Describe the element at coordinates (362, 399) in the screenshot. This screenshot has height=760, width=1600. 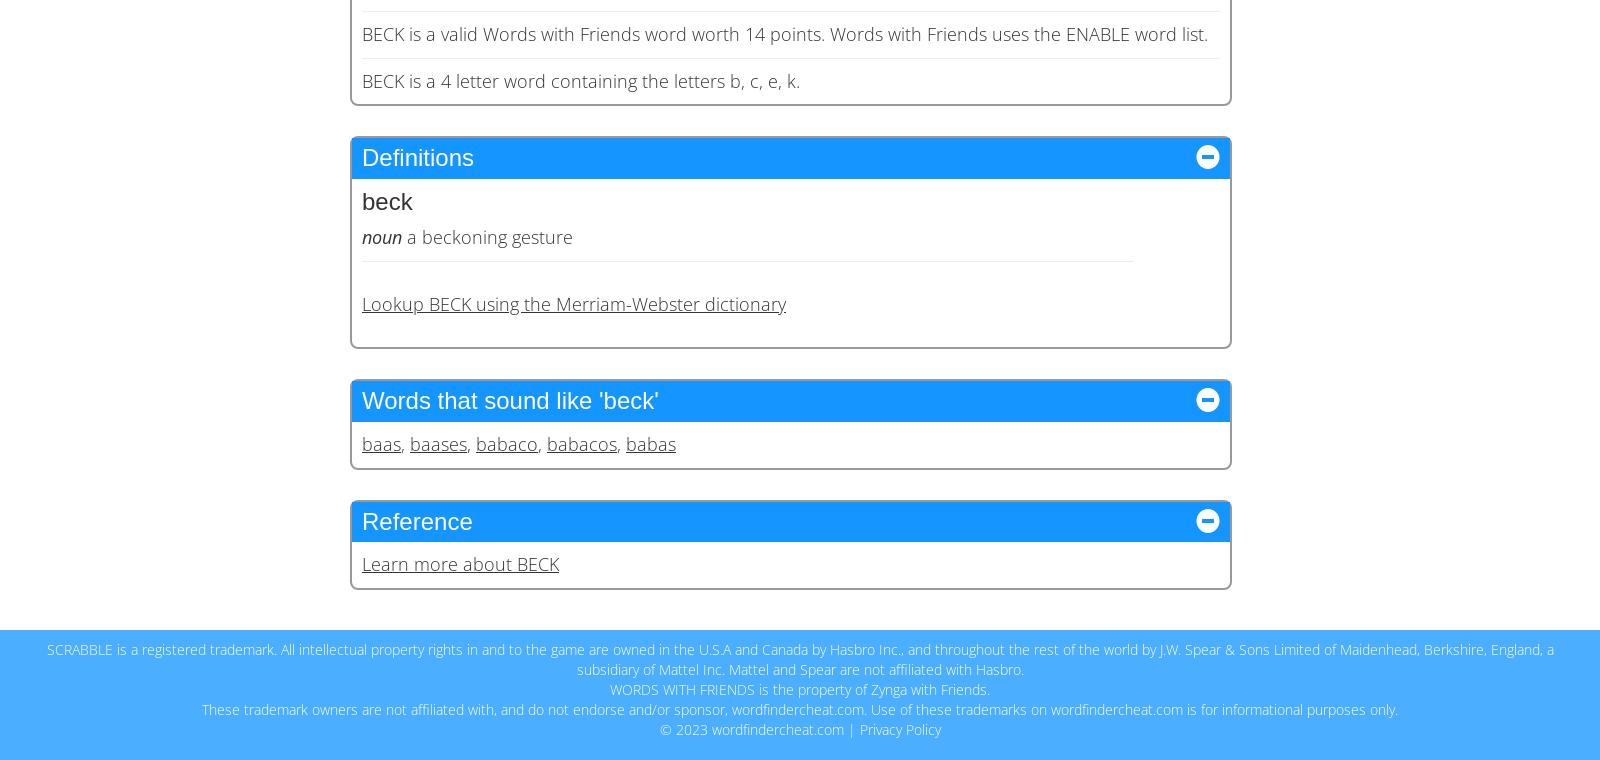
I see `'Words that sound like 'beck''` at that location.